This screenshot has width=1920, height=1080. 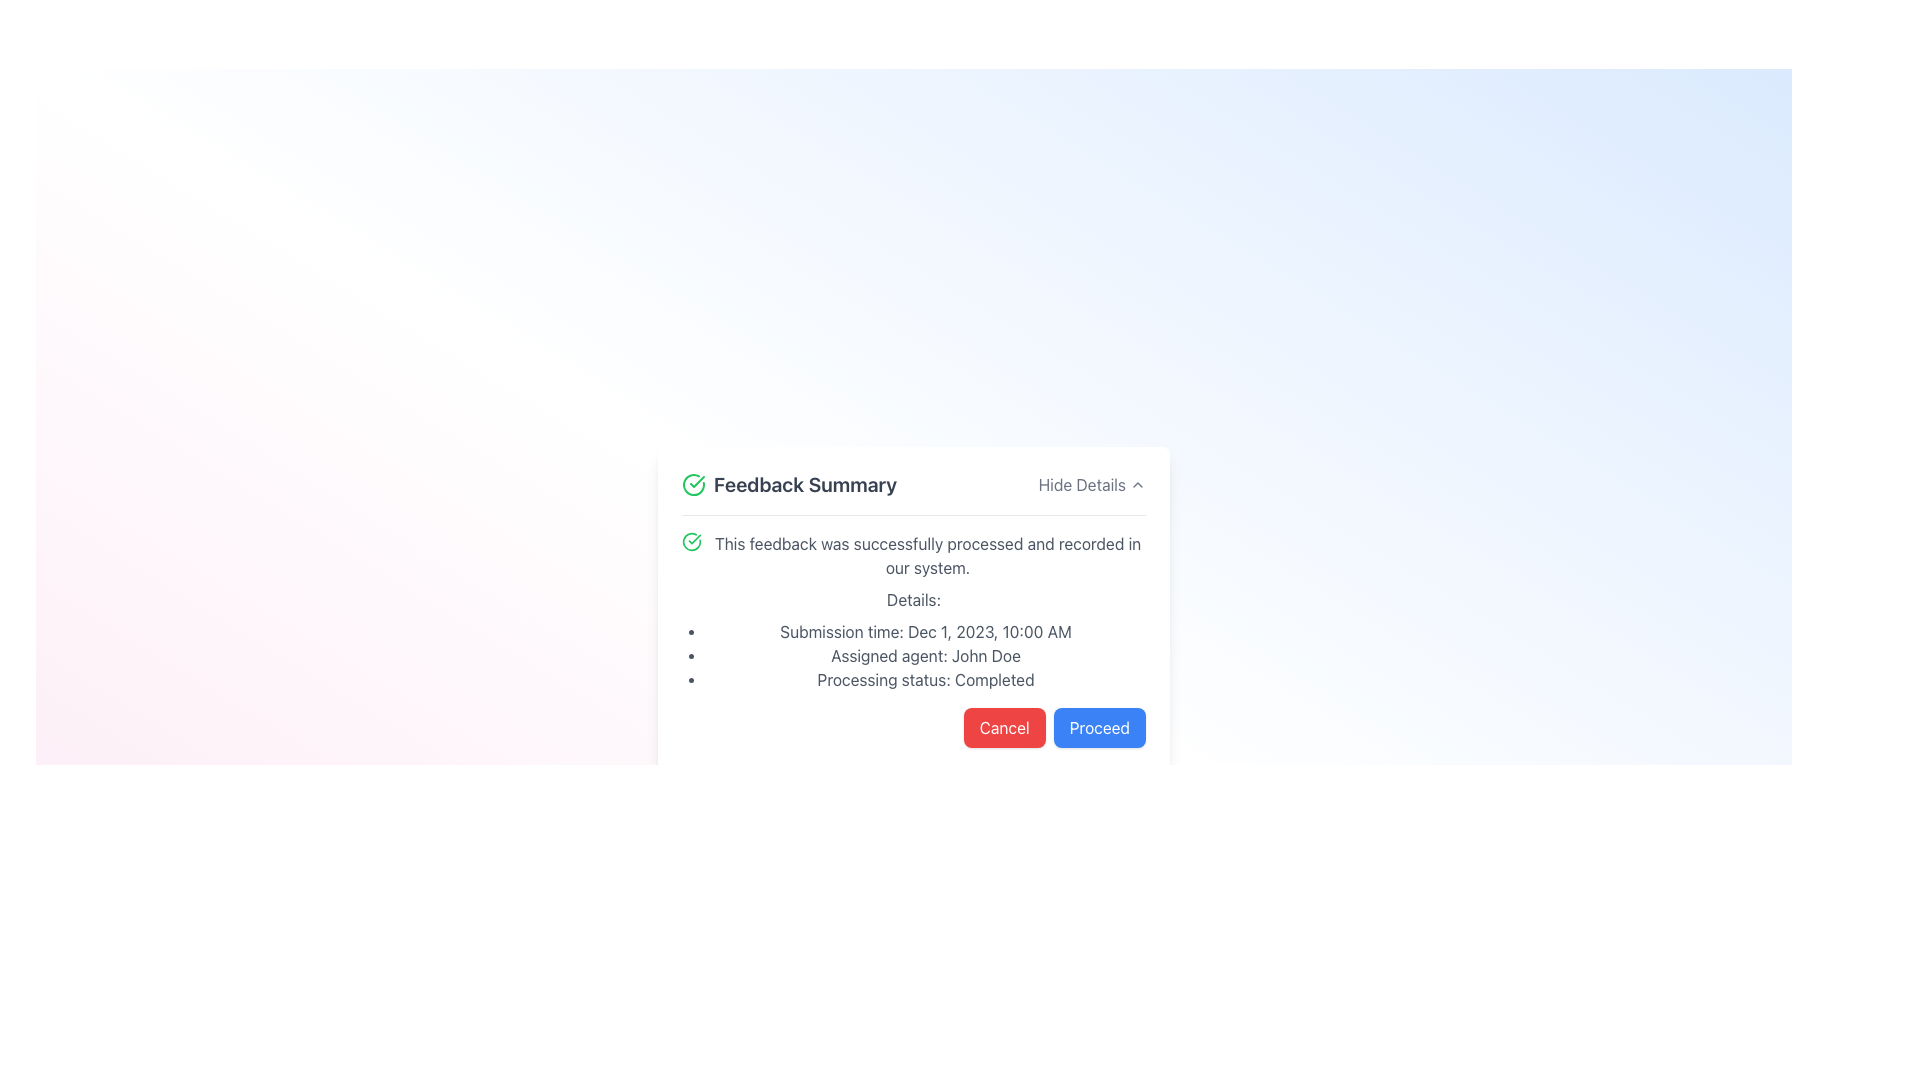 What do you see at coordinates (805, 484) in the screenshot?
I see `the Text Label that summarizes the feedback information, located to the right of a green checkmark icon in the header of the summary section` at bounding box center [805, 484].